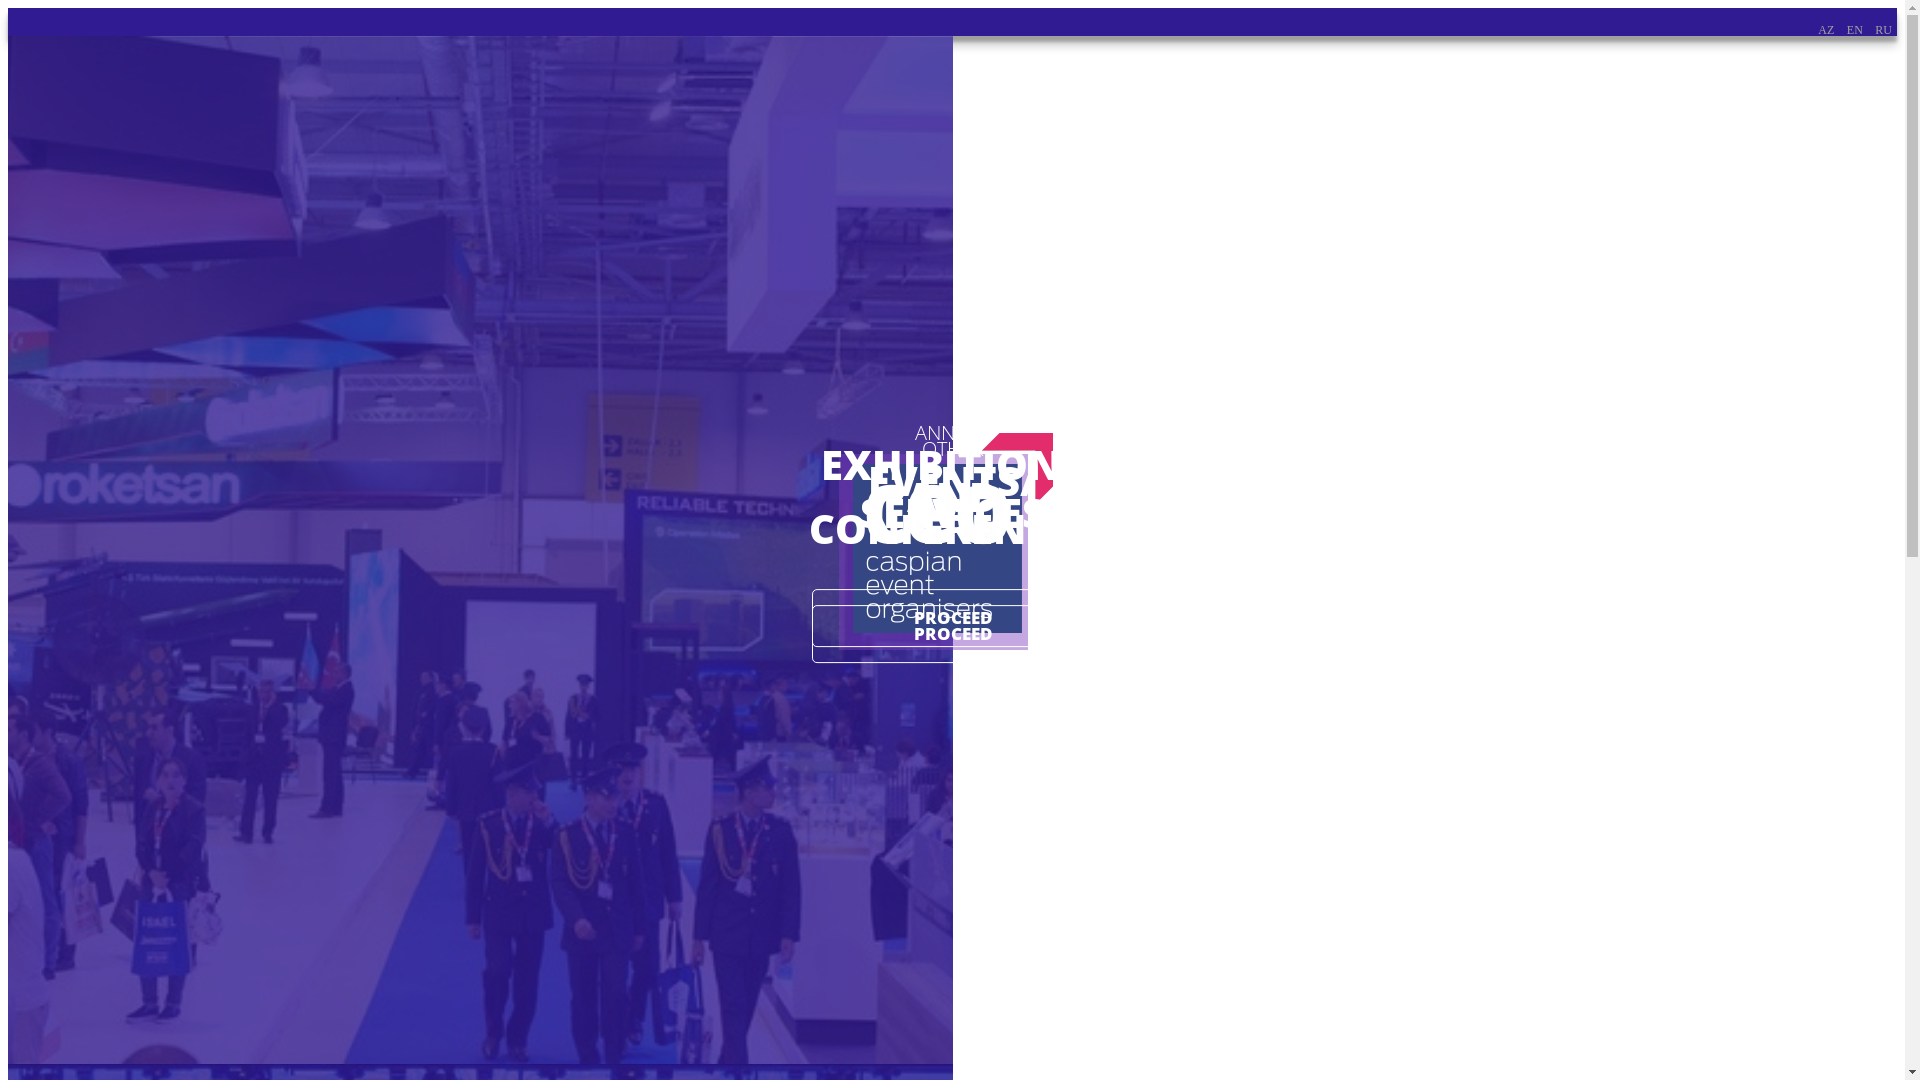  I want to click on 'EN', so click(1853, 30).